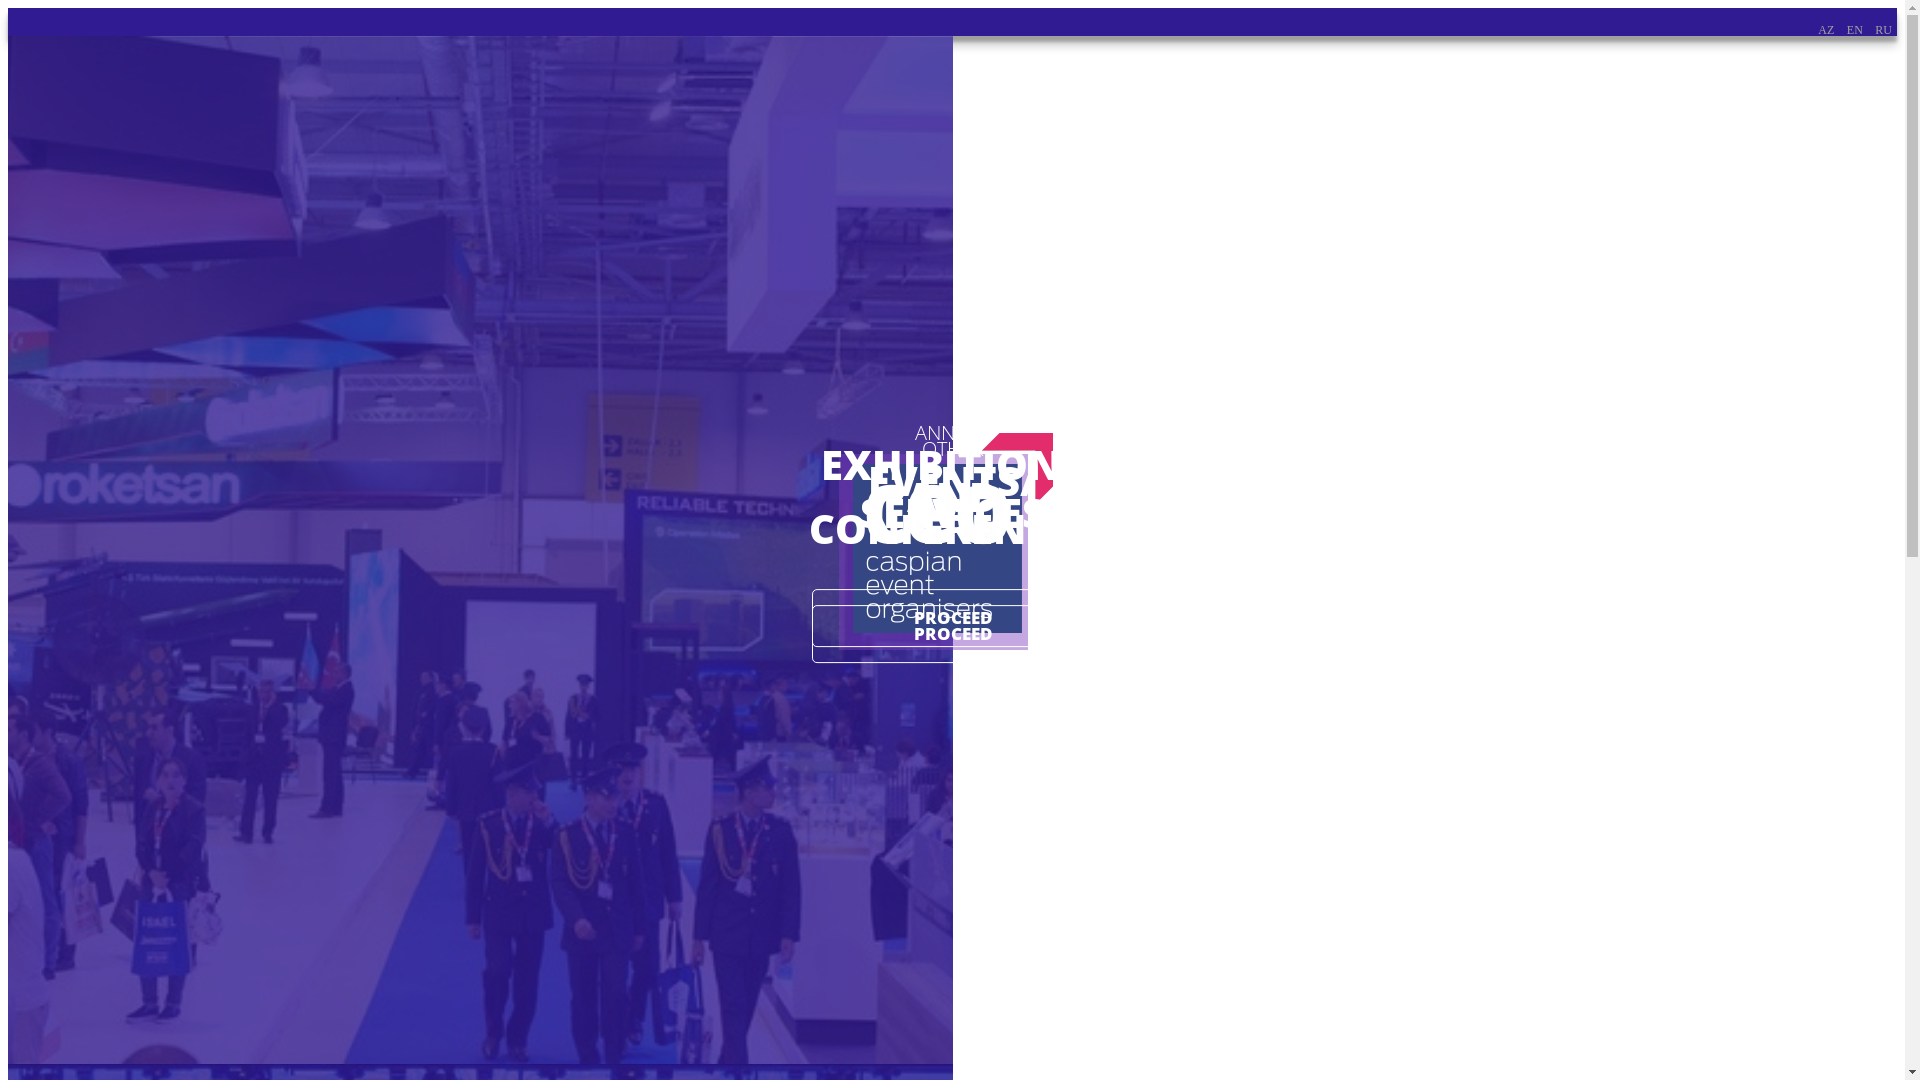  I want to click on 'EN', so click(1853, 30).